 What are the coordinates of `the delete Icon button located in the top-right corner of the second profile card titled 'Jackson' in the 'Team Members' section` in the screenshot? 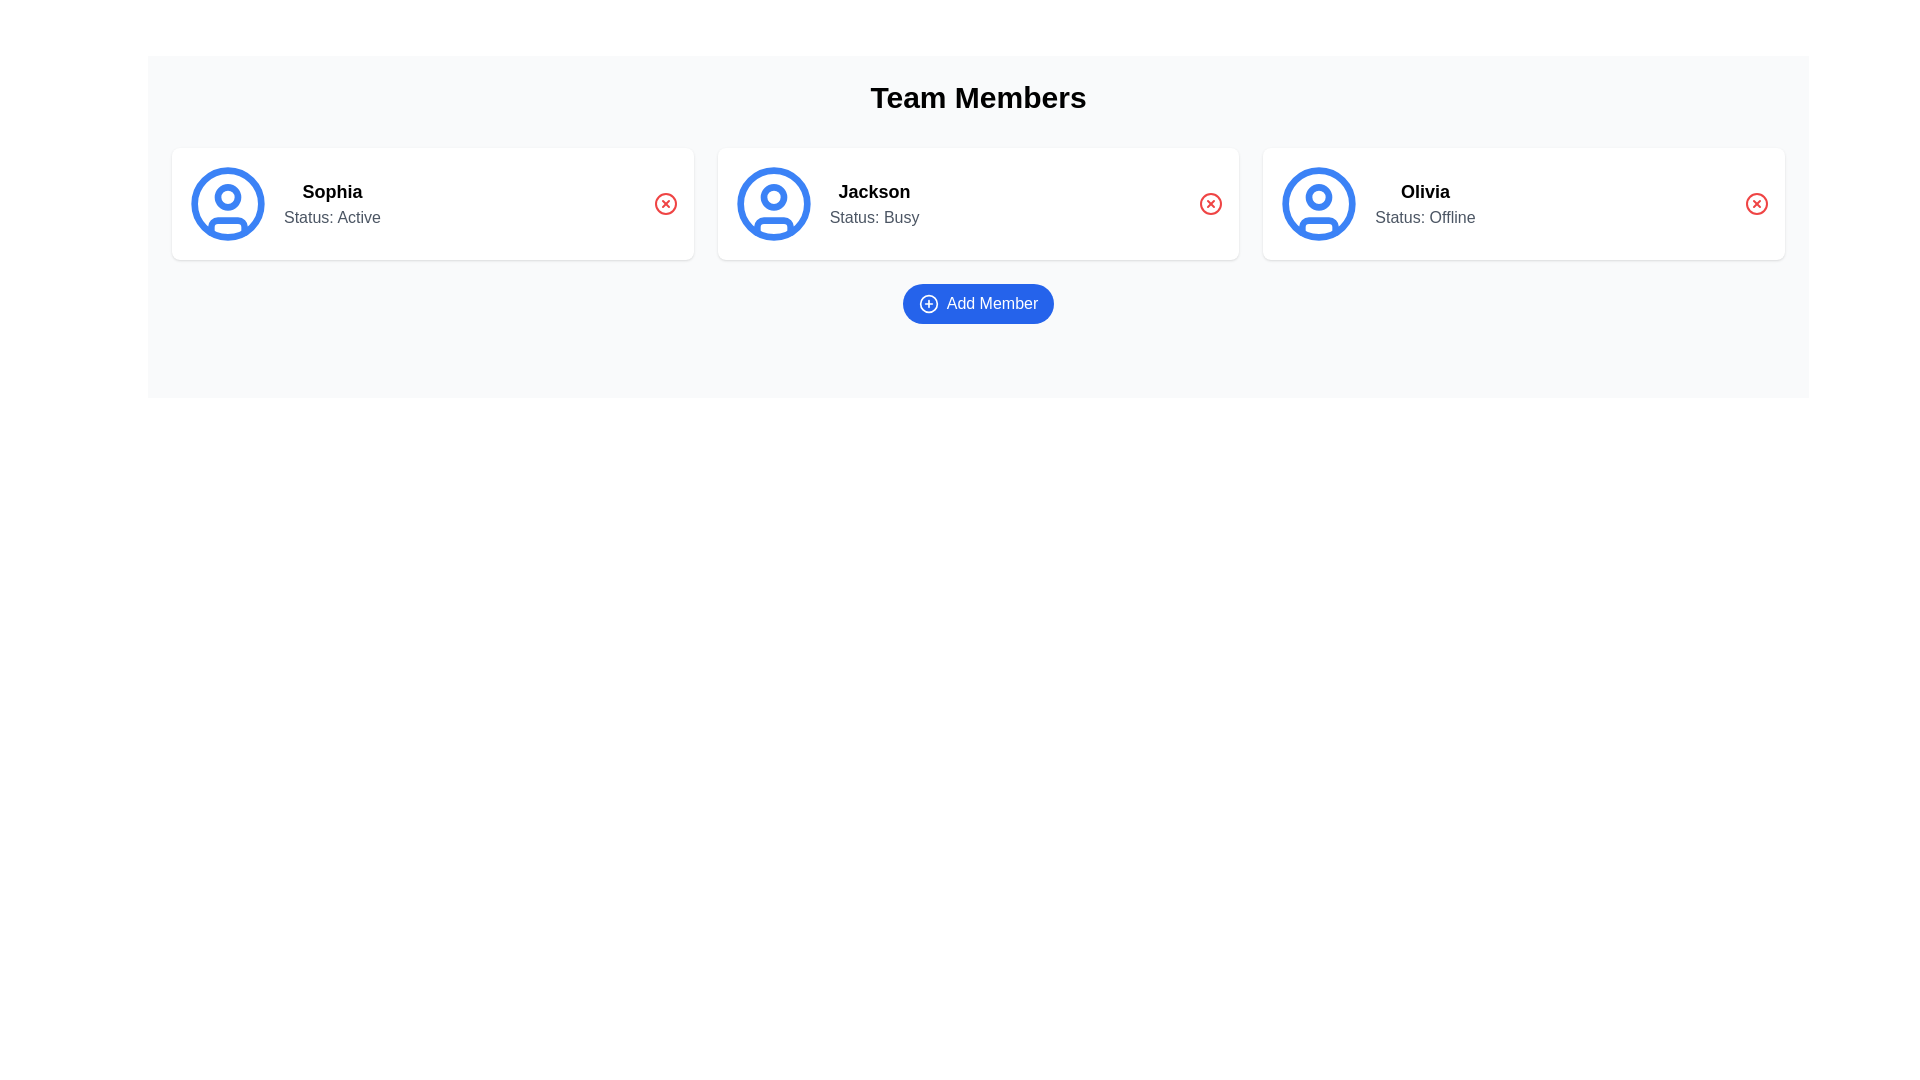 It's located at (1210, 204).